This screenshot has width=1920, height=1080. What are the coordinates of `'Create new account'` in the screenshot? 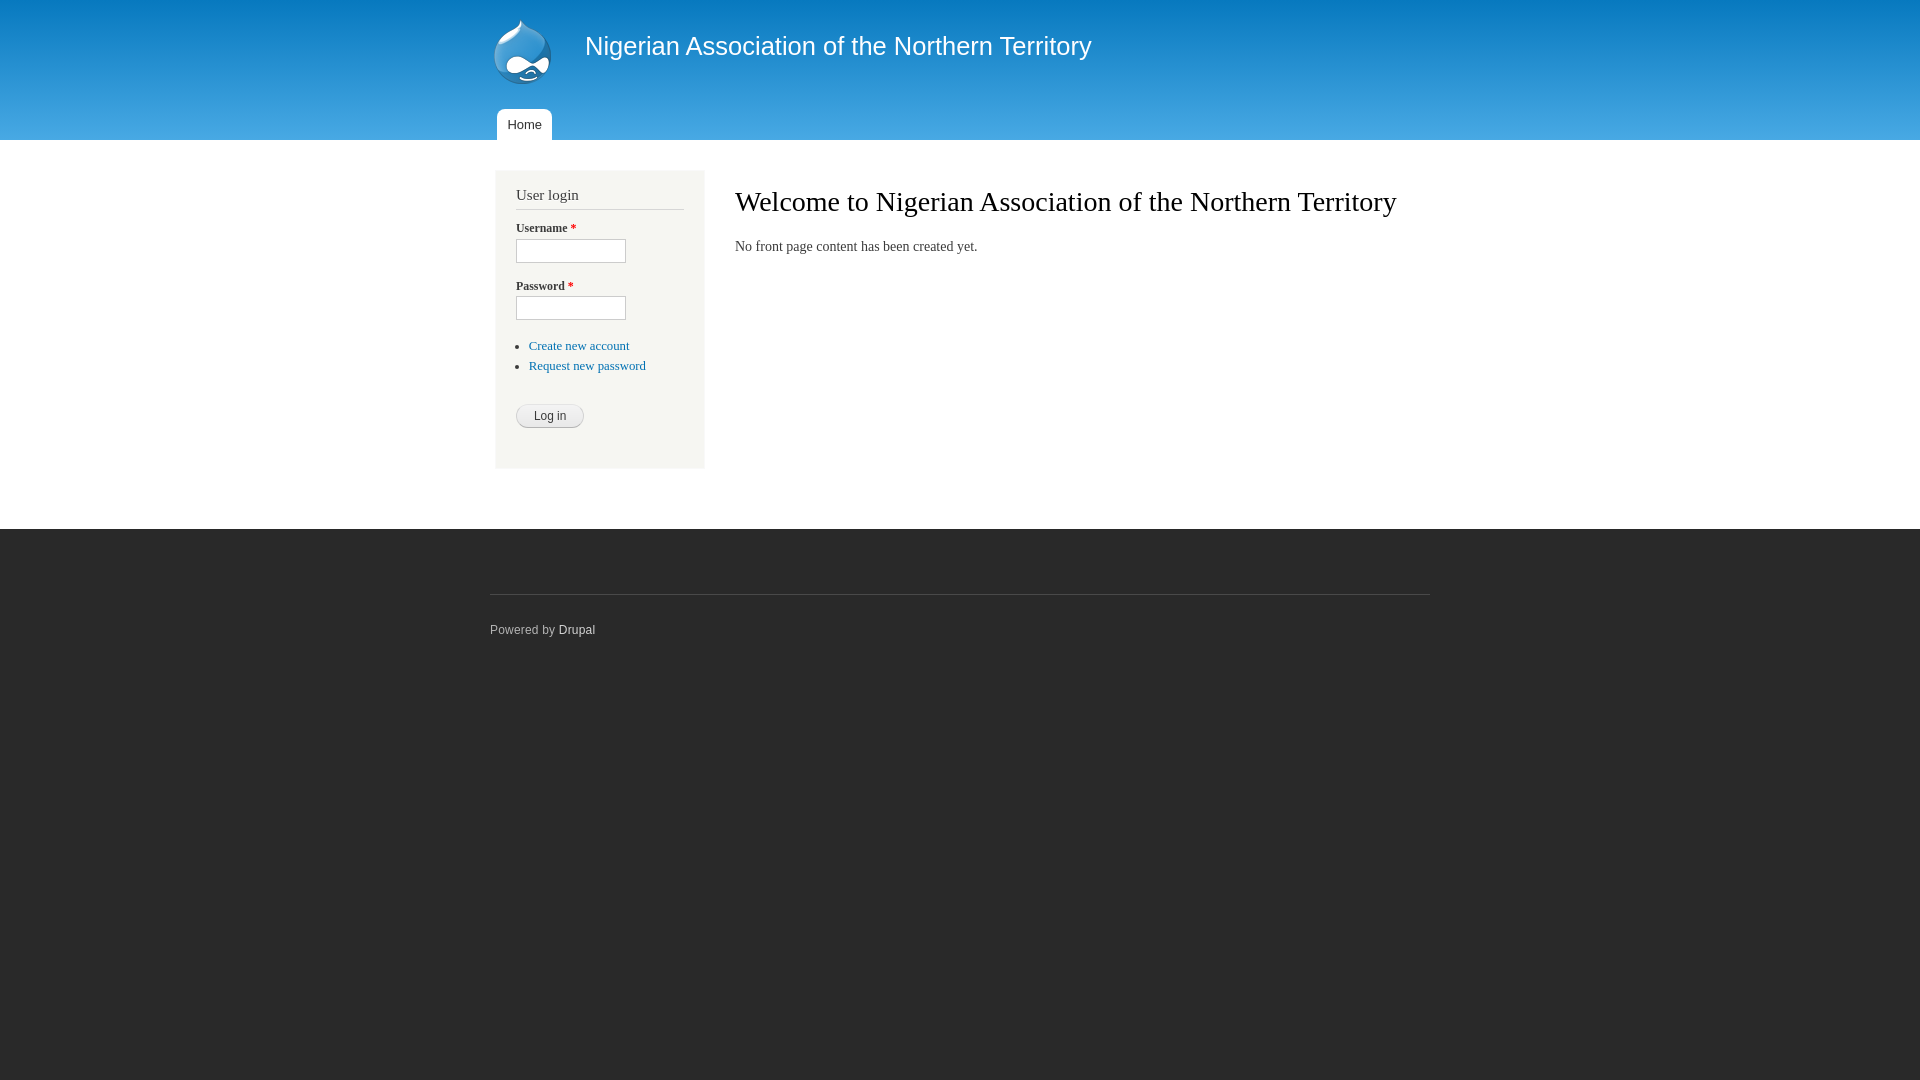 It's located at (578, 345).